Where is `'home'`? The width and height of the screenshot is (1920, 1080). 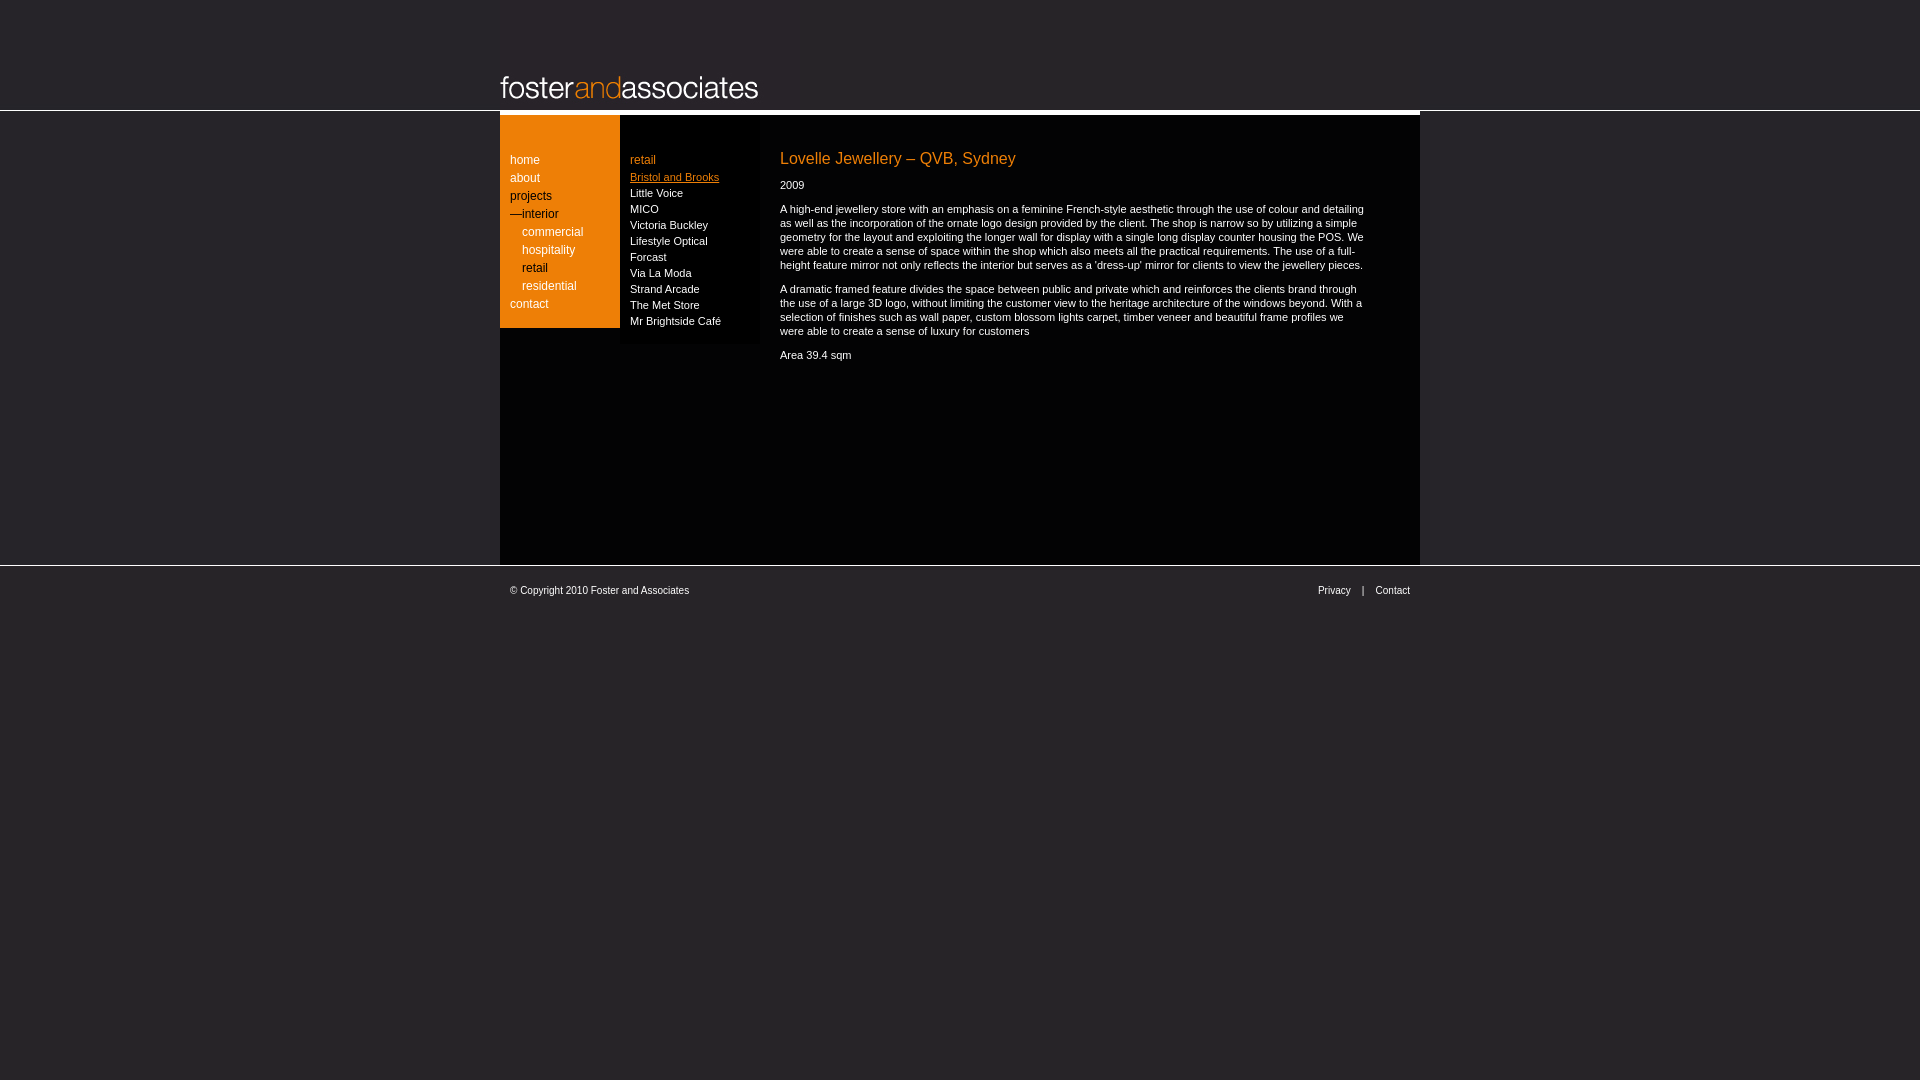
'home' is located at coordinates (560, 158).